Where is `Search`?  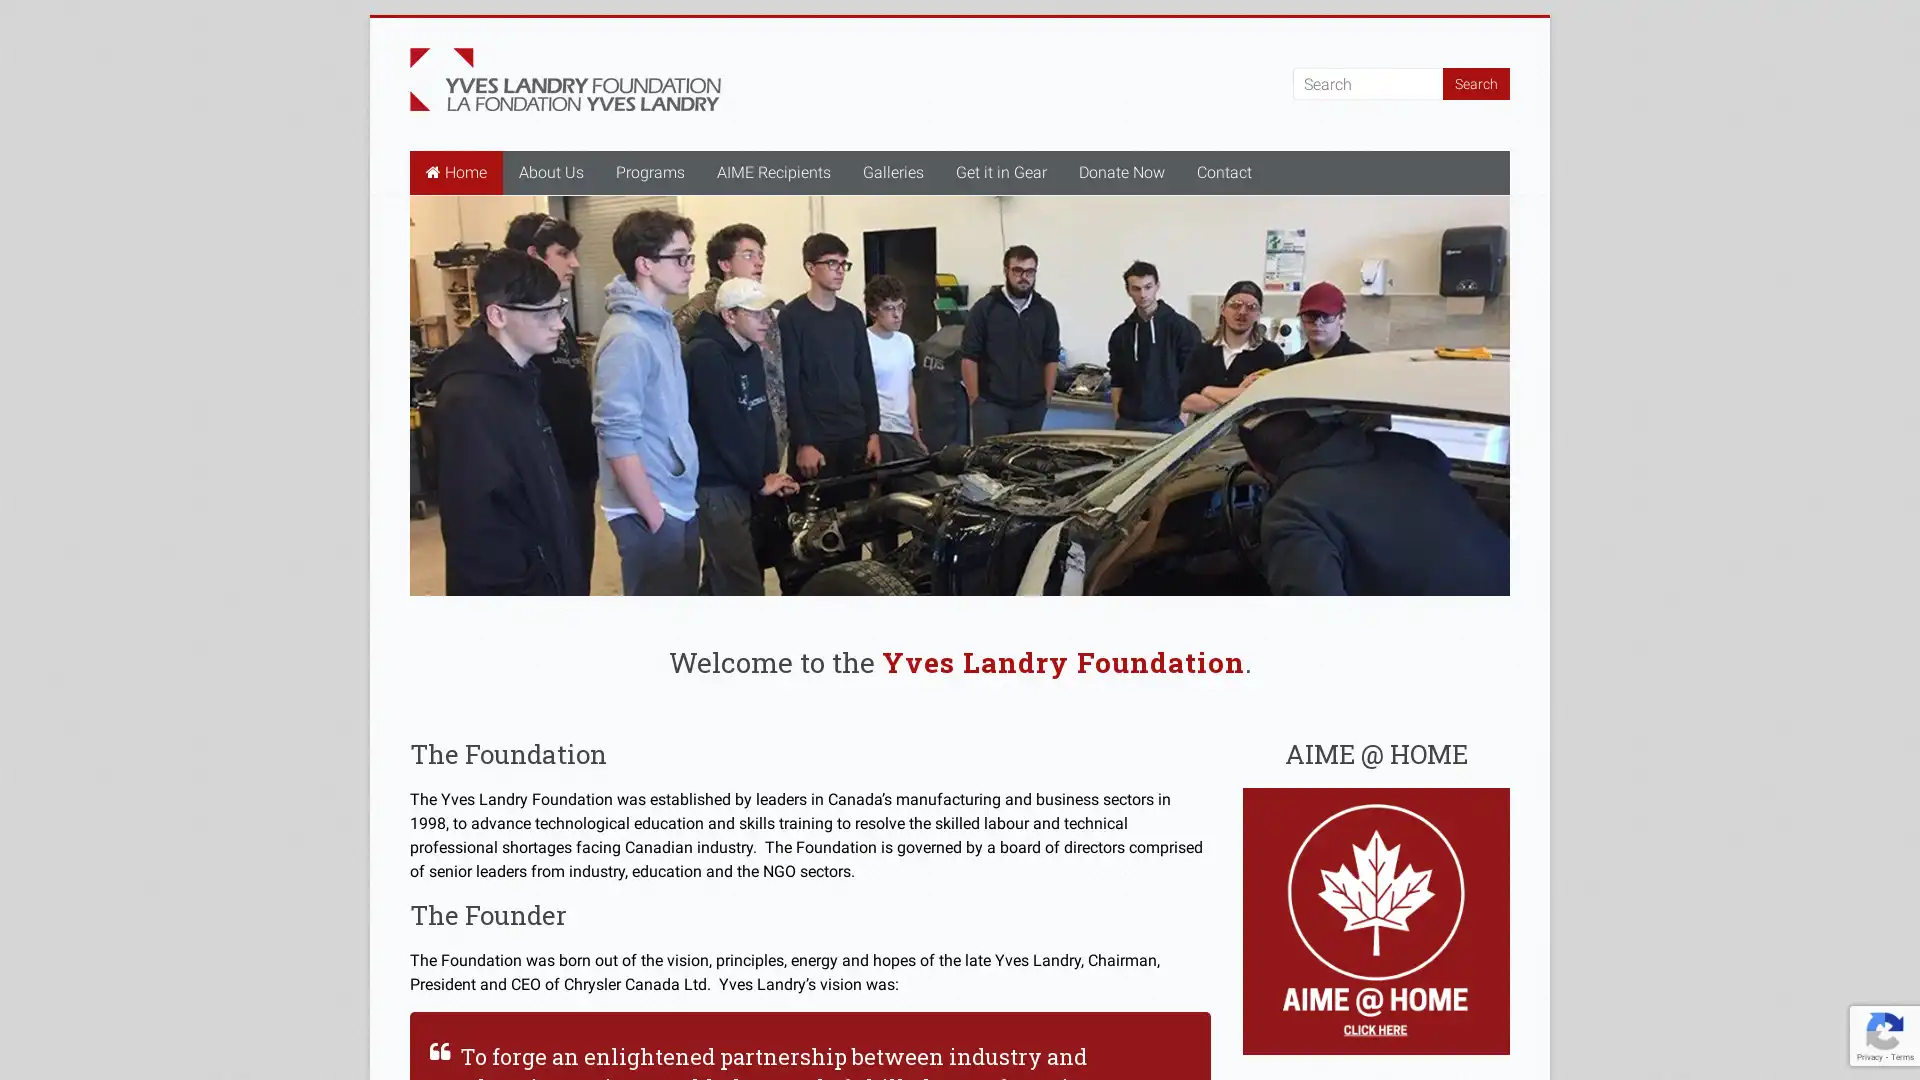
Search is located at coordinates (1476, 83).